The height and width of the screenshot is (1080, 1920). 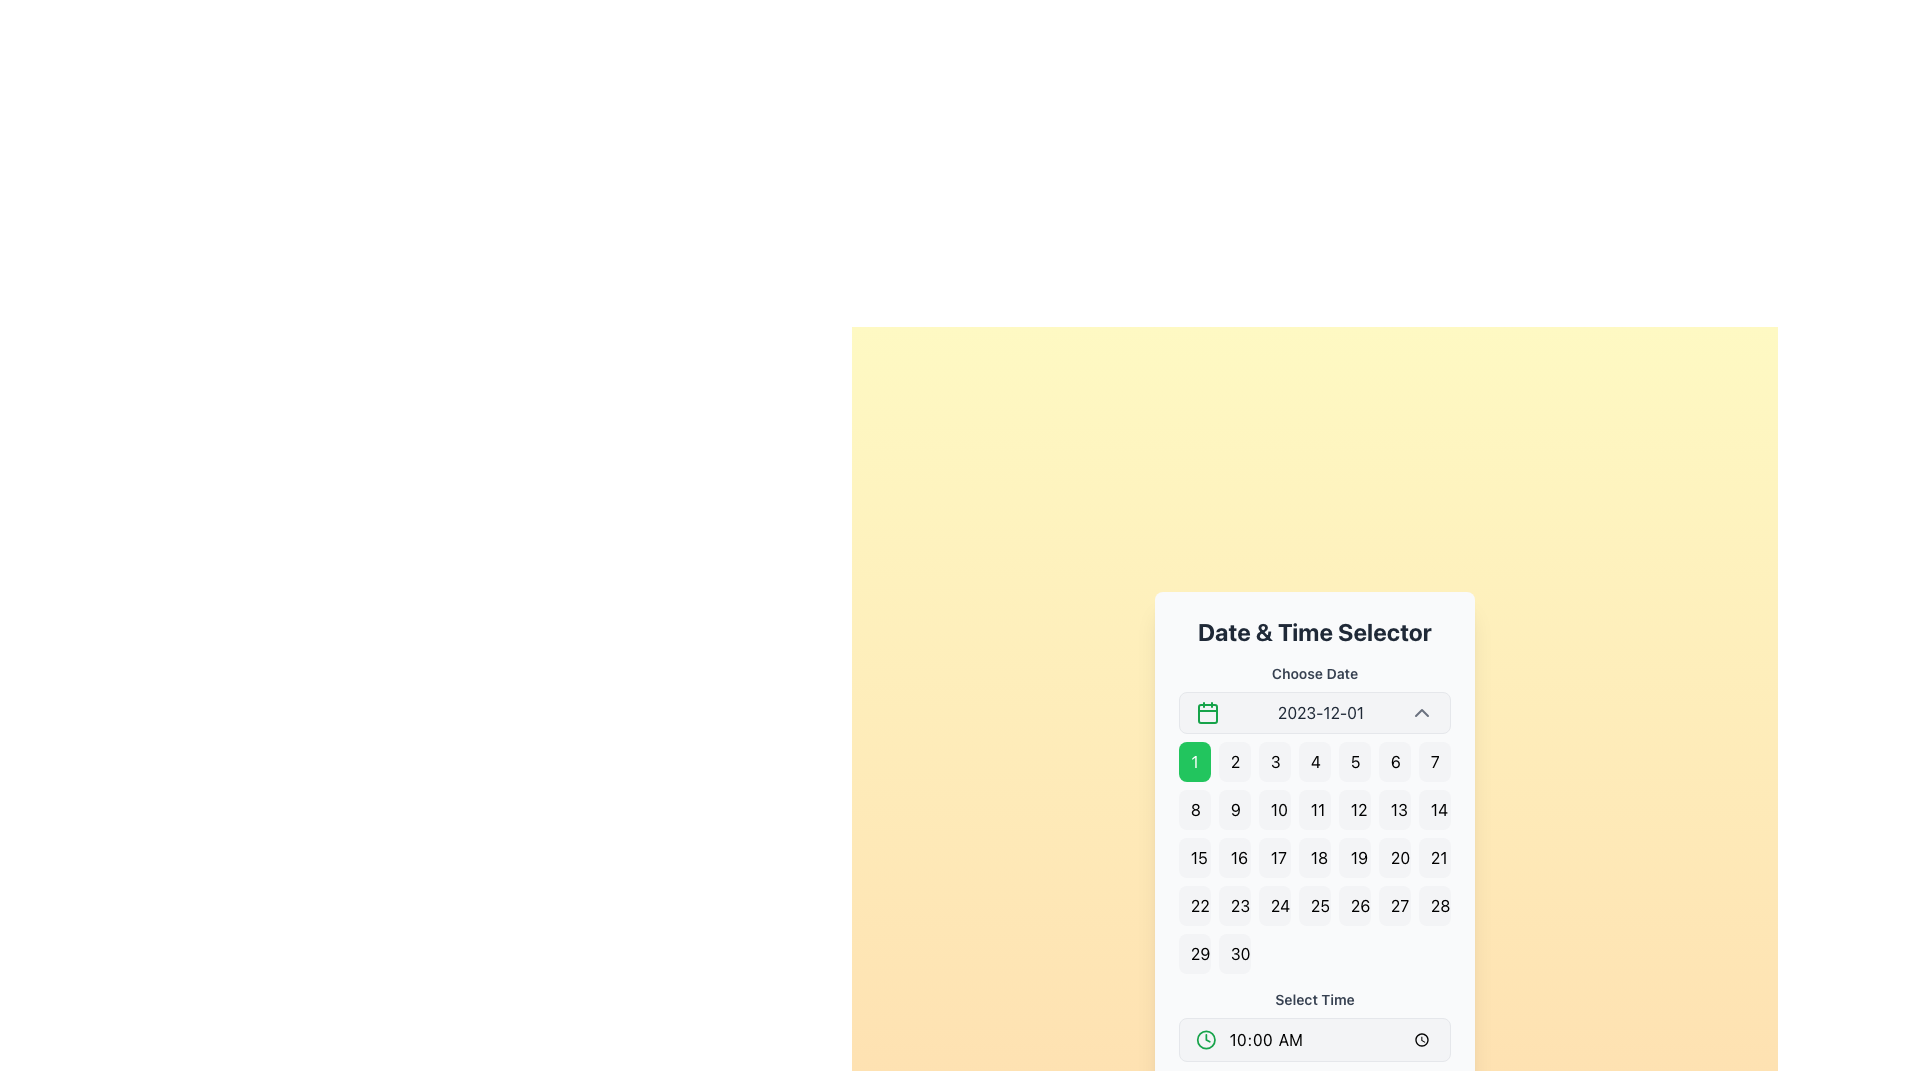 I want to click on the small rectangular button with rounded corners, labeled '3', located under the 'Choose Date' section of the 'Date & Time Selector', so click(x=1274, y=762).